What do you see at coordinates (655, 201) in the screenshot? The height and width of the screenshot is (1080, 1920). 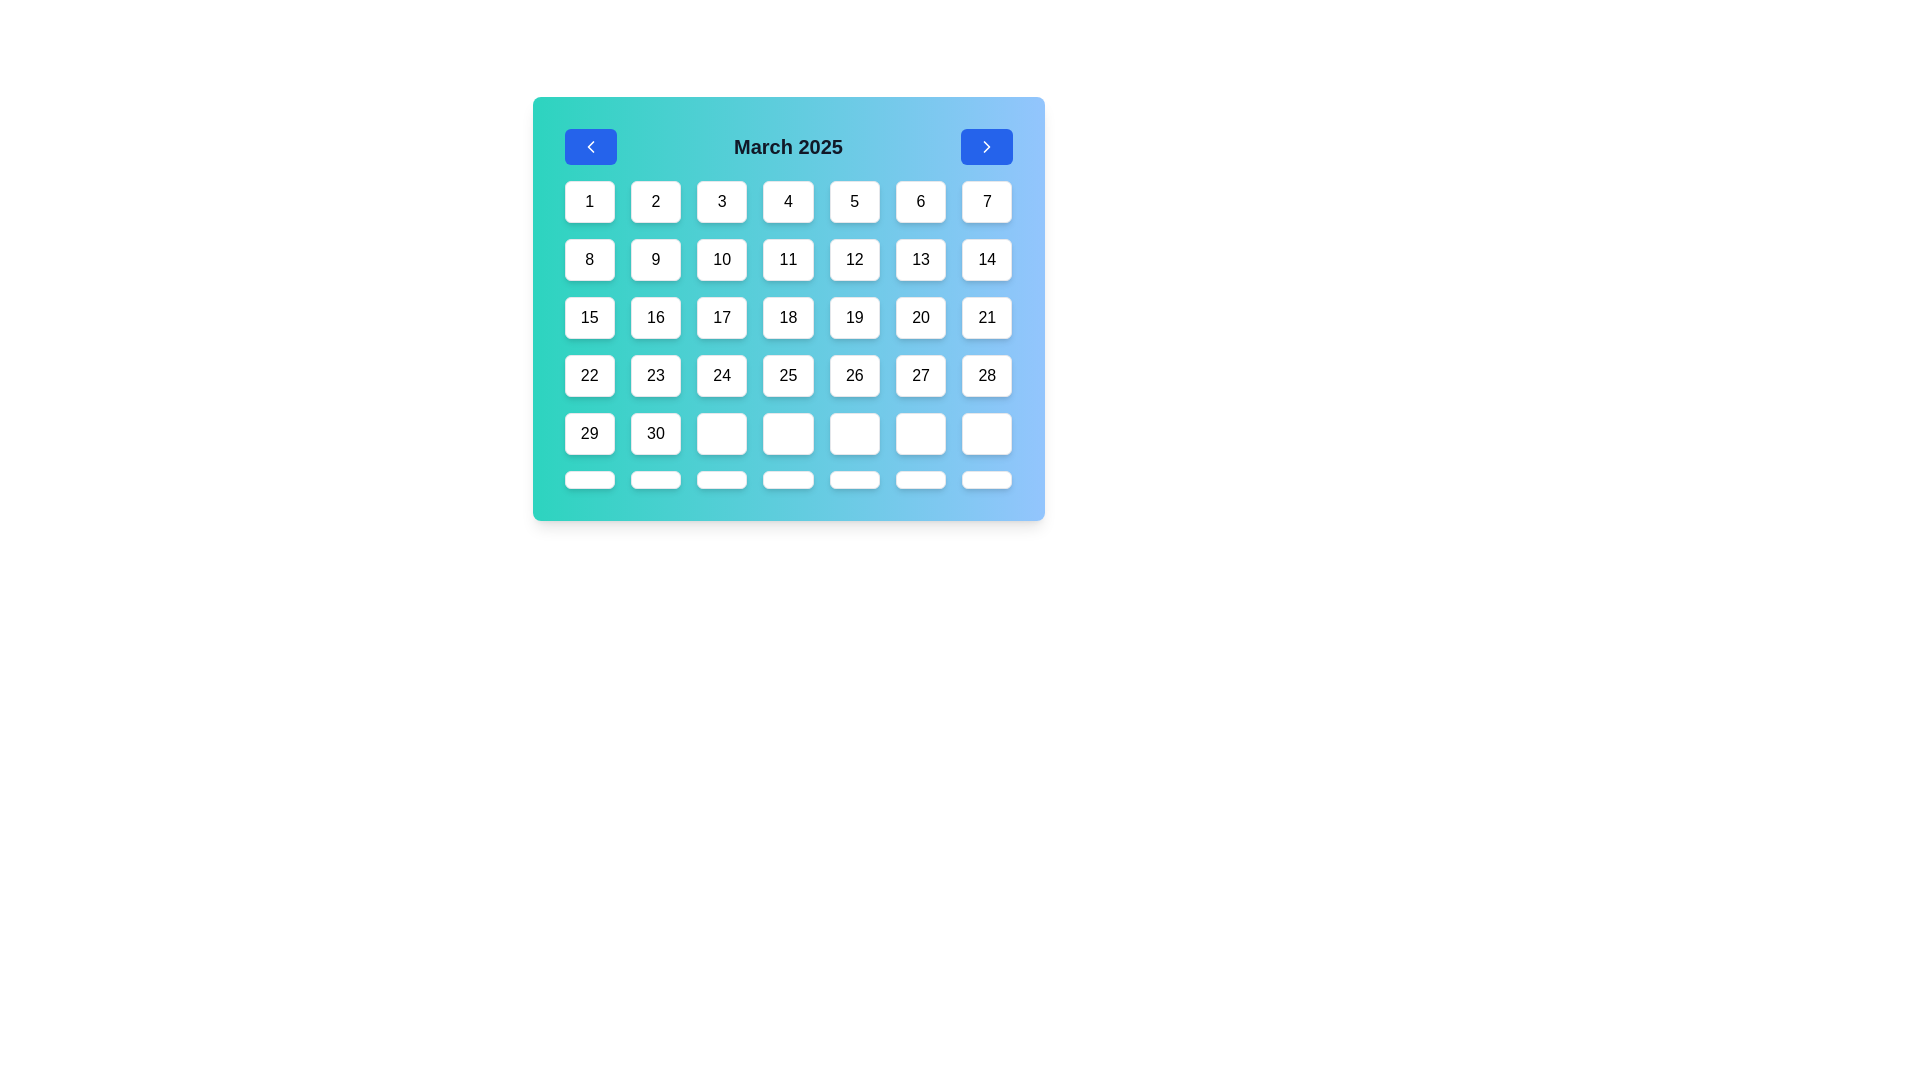 I see `the Calendar date cell containing the number '2', which is the second cell in the first row of the calendar grid` at bounding box center [655, 201].